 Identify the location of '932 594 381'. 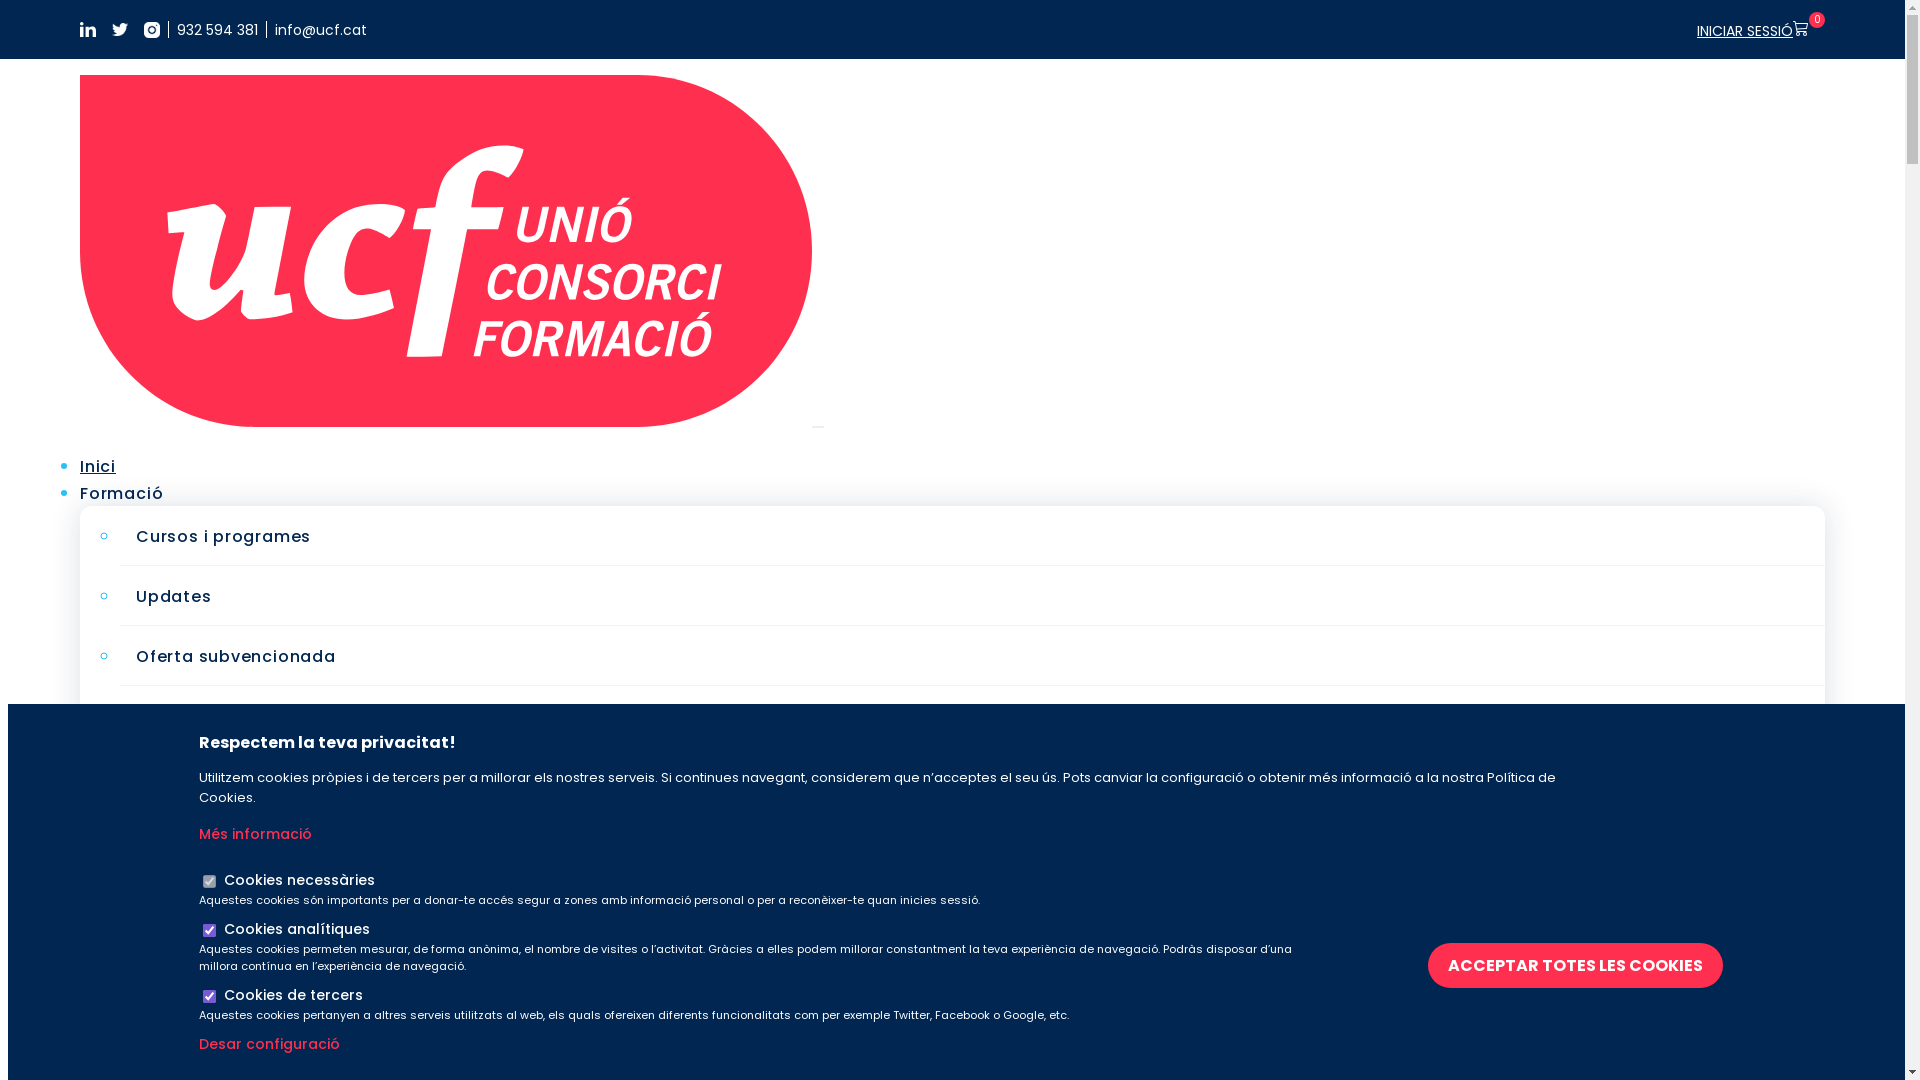
(217, 30).